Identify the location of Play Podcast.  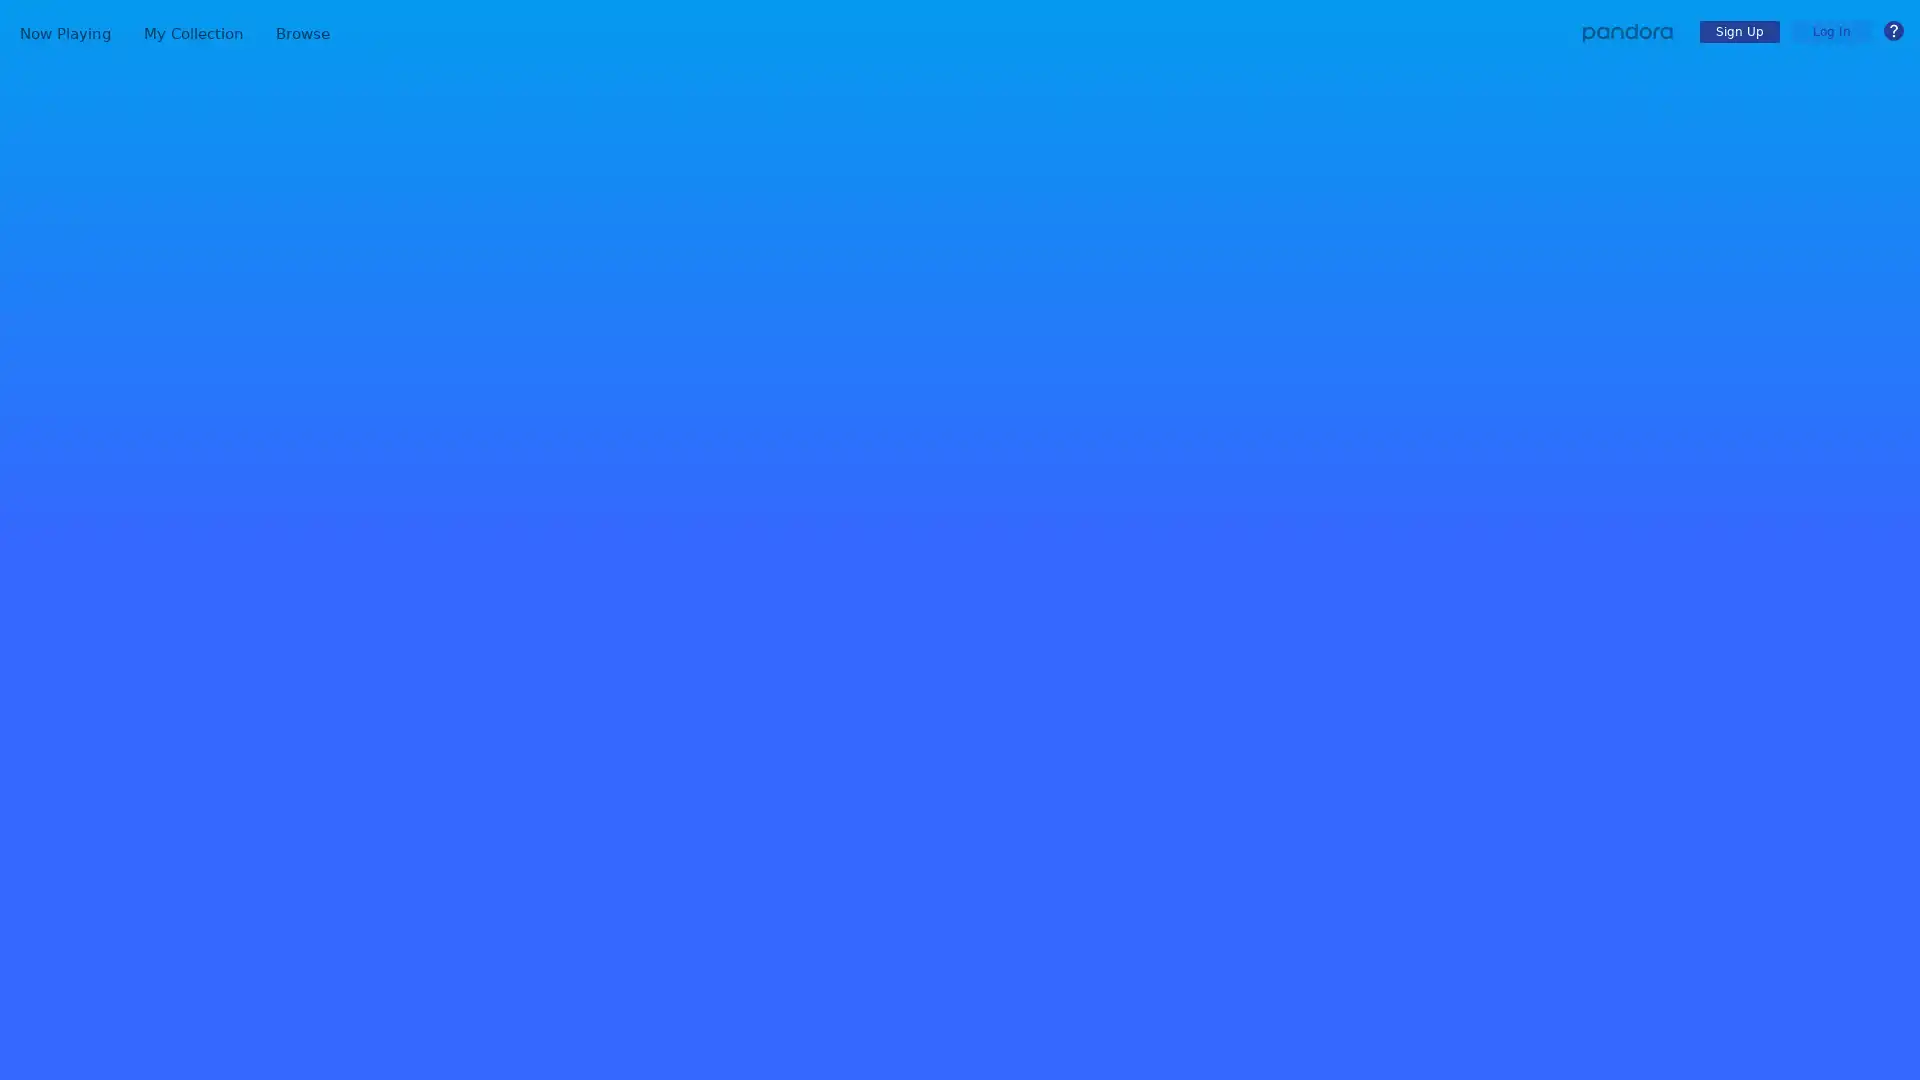
(469, 651).